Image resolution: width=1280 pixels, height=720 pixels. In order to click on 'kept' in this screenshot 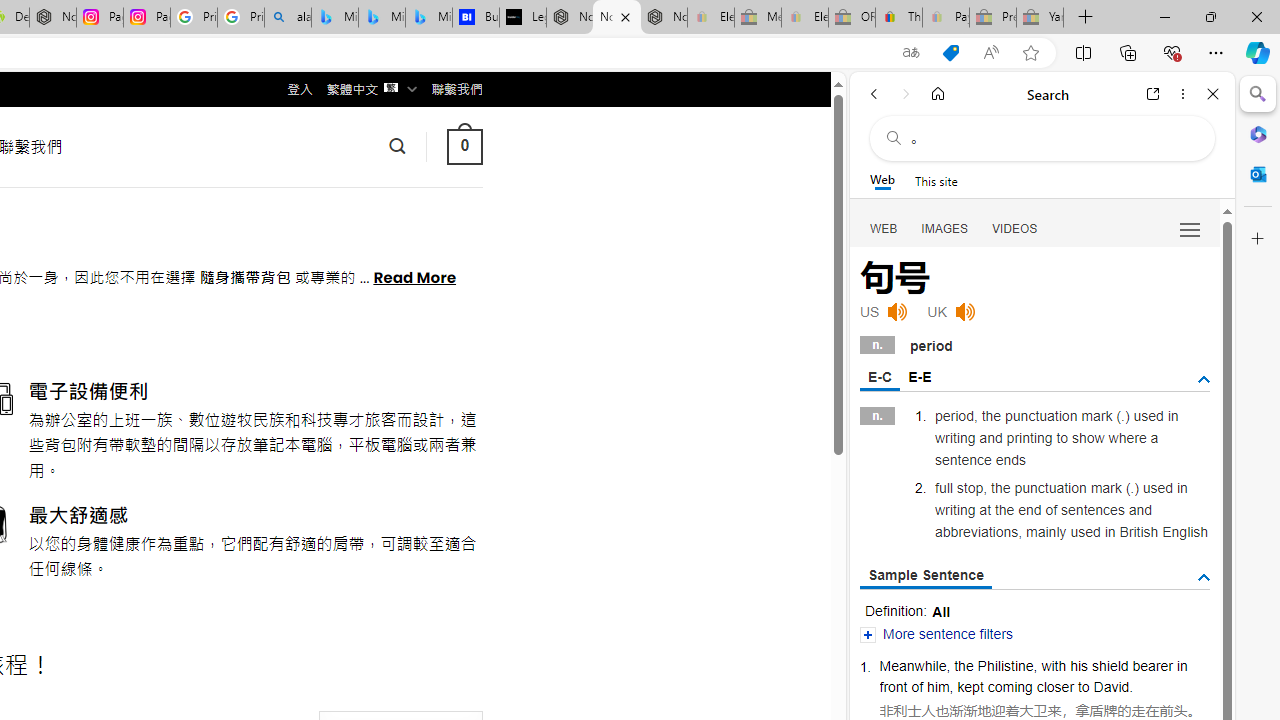, I will do `click(970, 685)`.